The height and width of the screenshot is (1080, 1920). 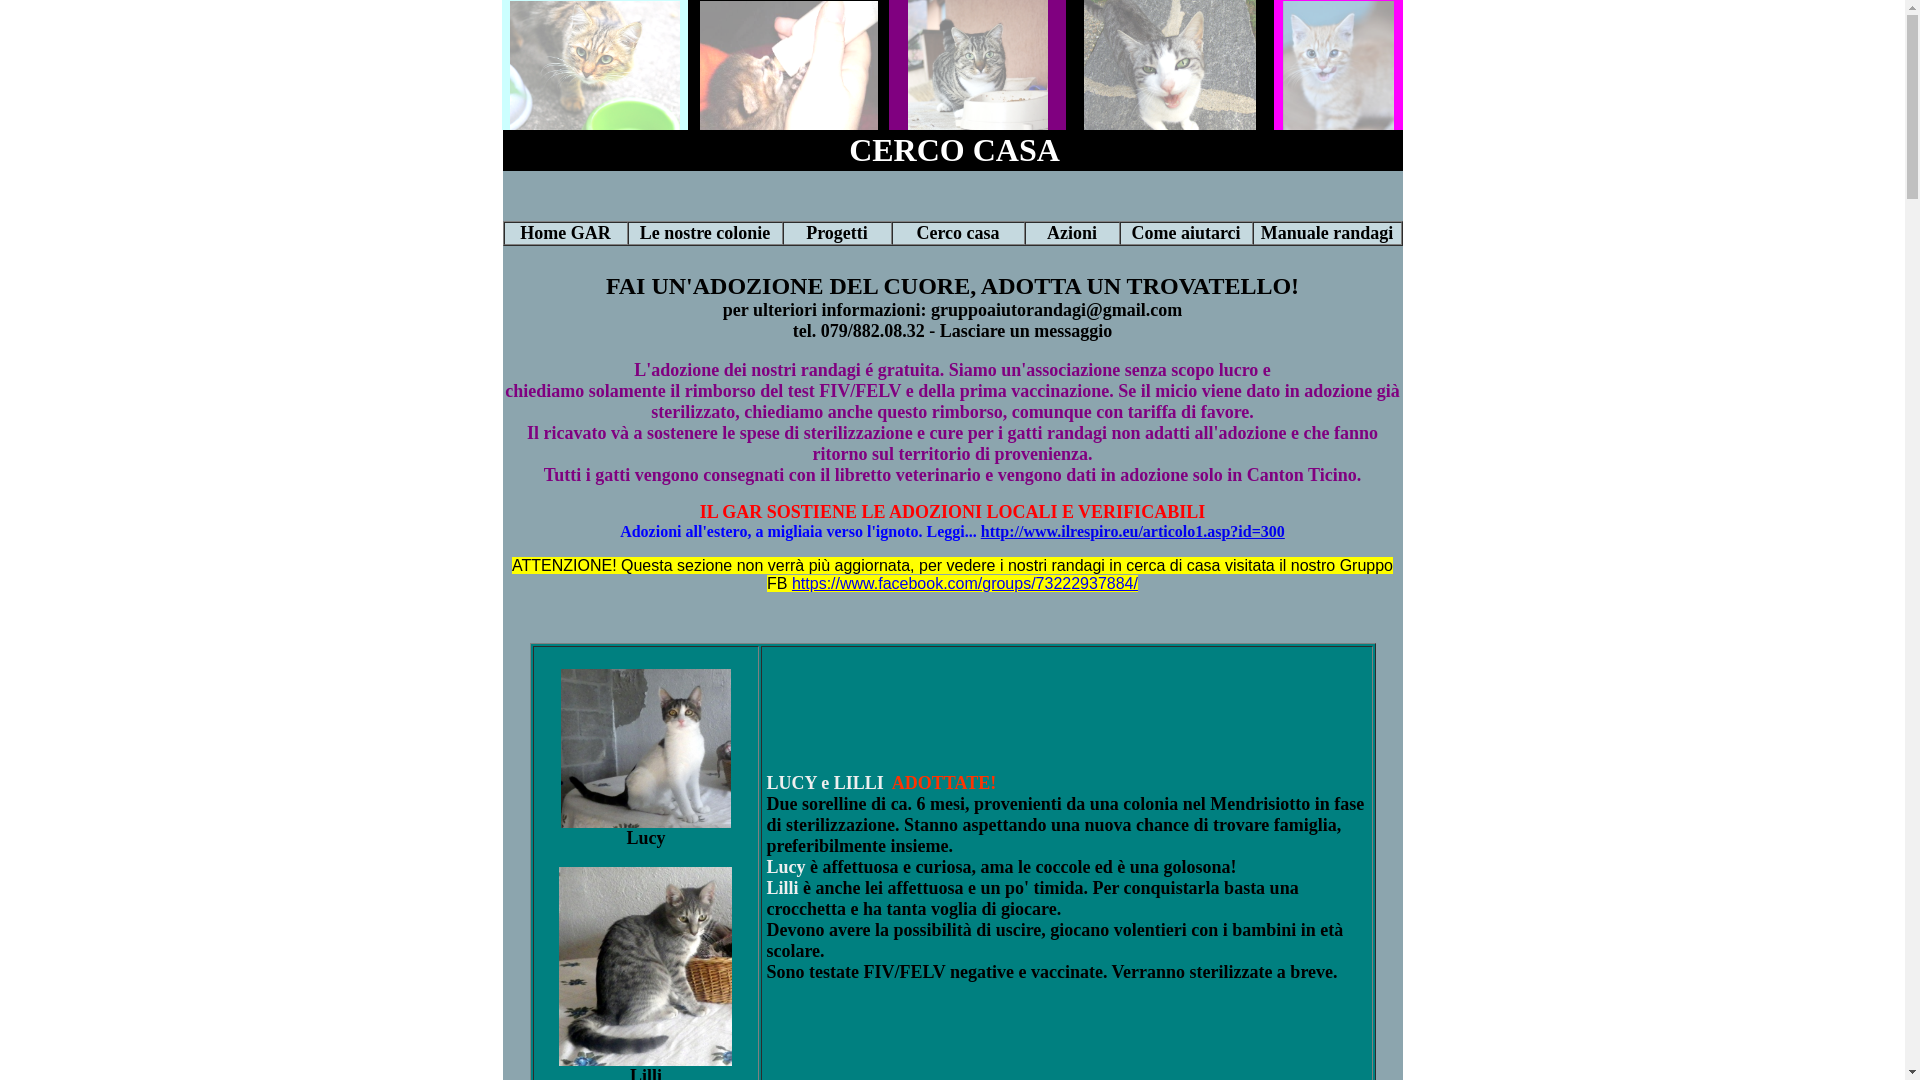 What do you see at coordinates (956, 231) in the screenshot?
I see `'Cerco casa'` at bounding box center [956, 231].